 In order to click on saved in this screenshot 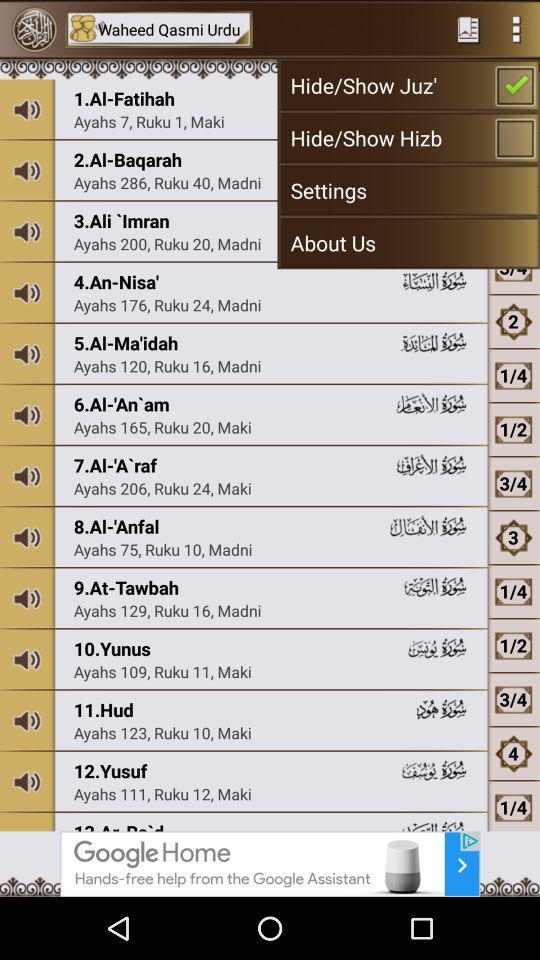, I will do `click(468, 28)`.